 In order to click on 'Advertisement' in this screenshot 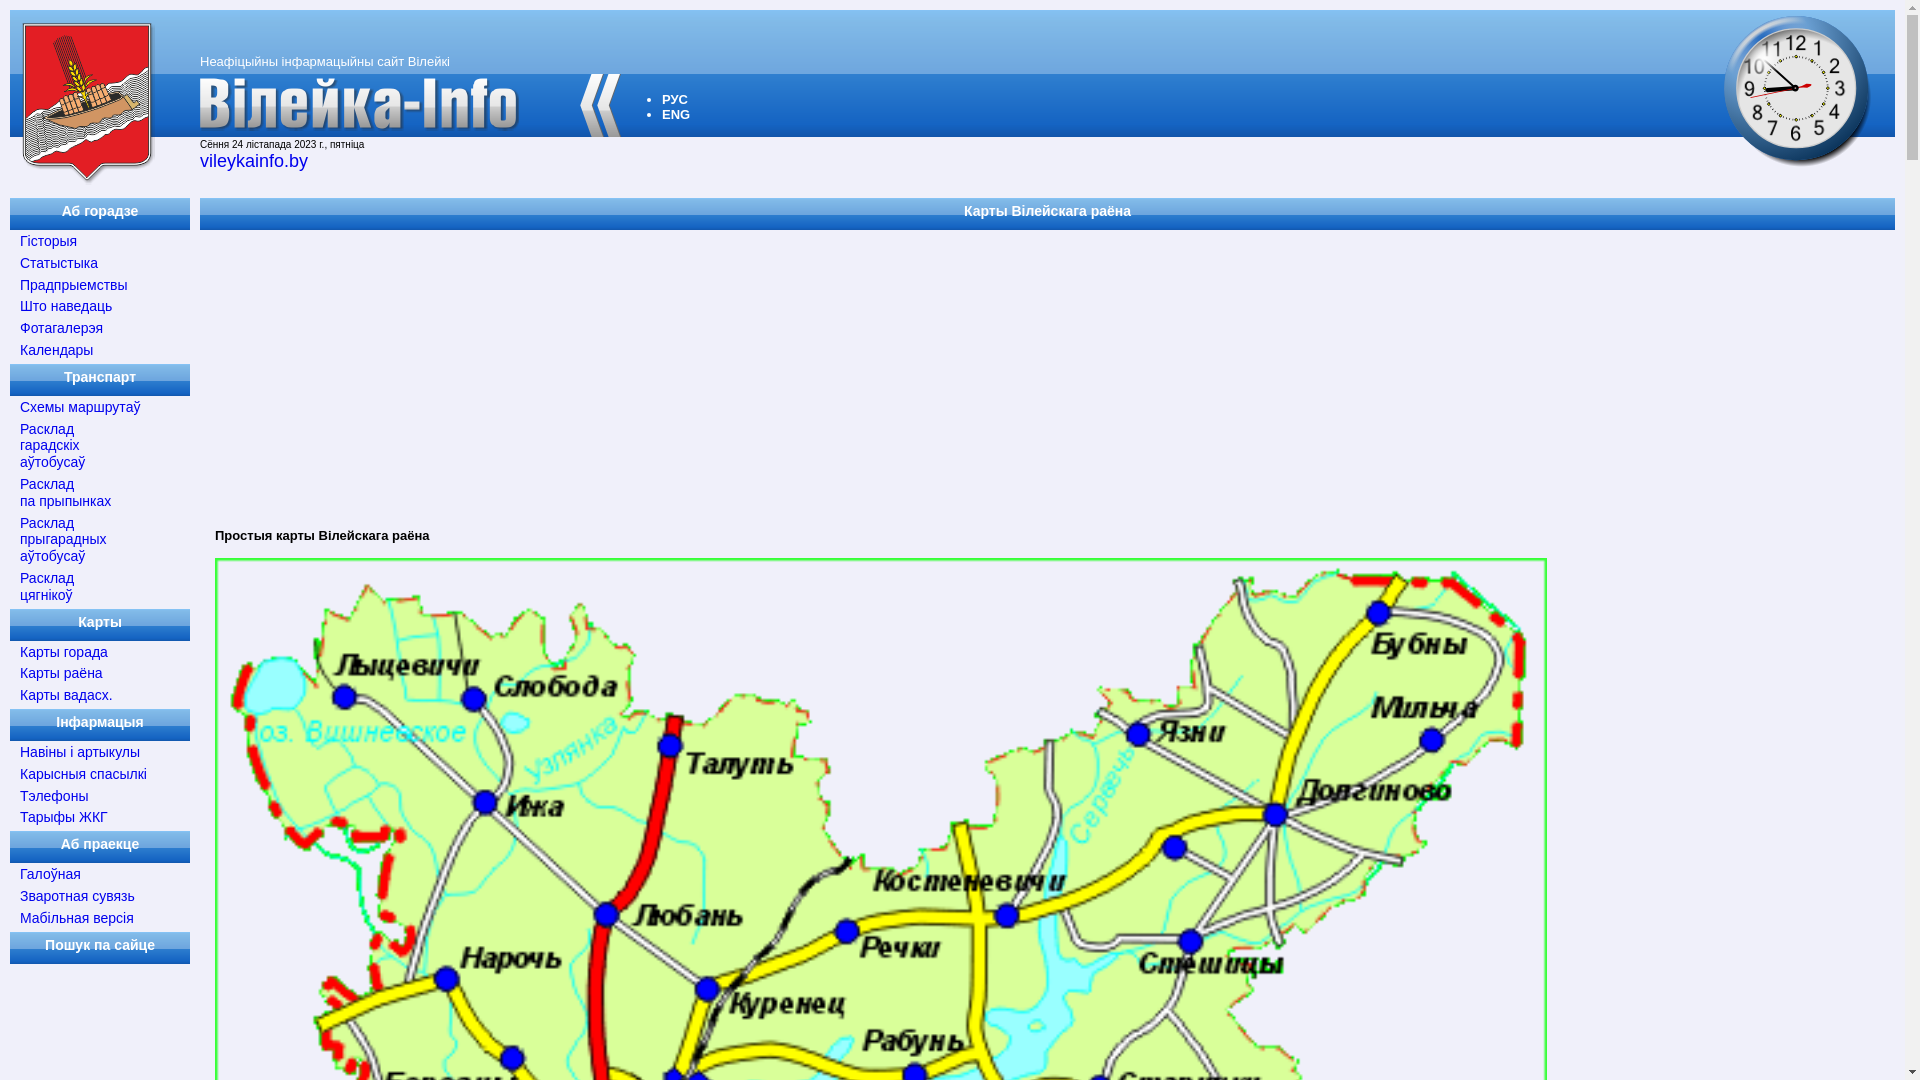, I will do `click(800, 373)`.